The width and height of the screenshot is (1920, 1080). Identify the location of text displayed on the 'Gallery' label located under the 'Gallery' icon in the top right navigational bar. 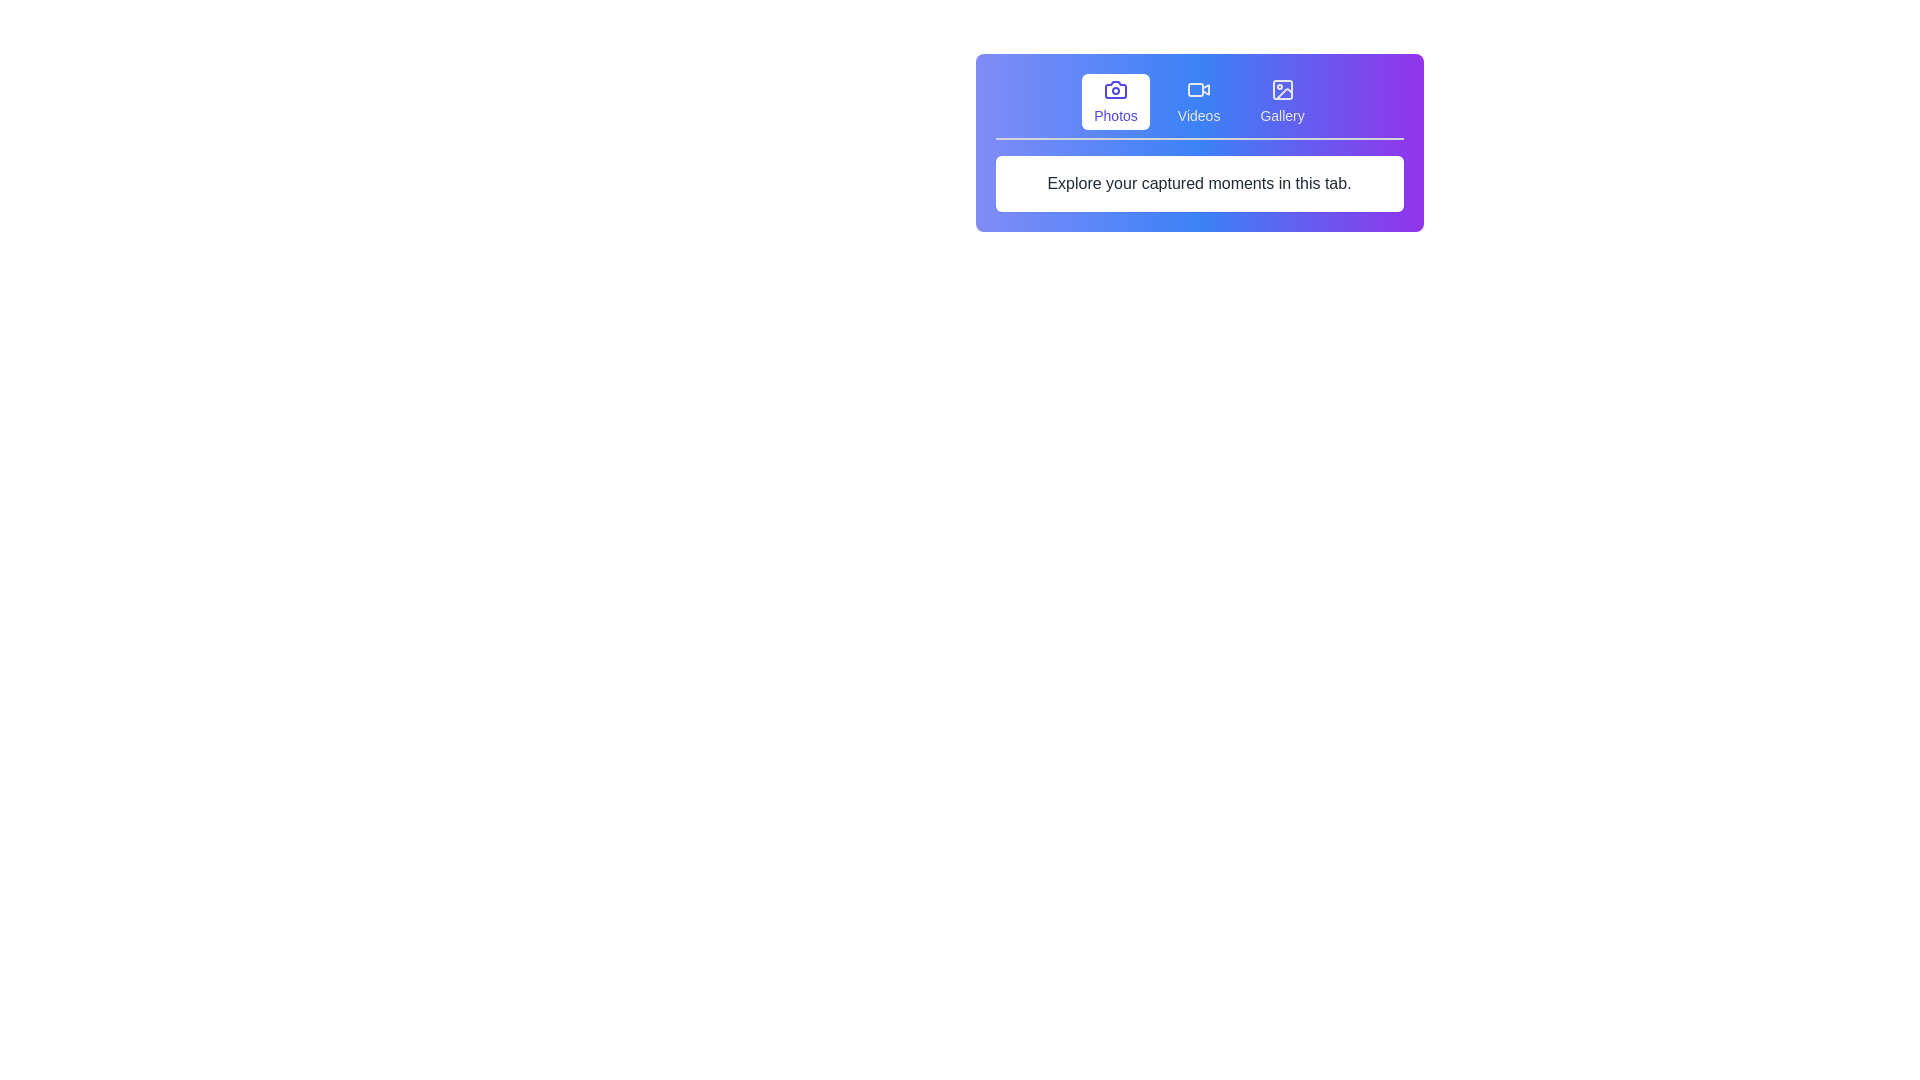
(1282, 115).